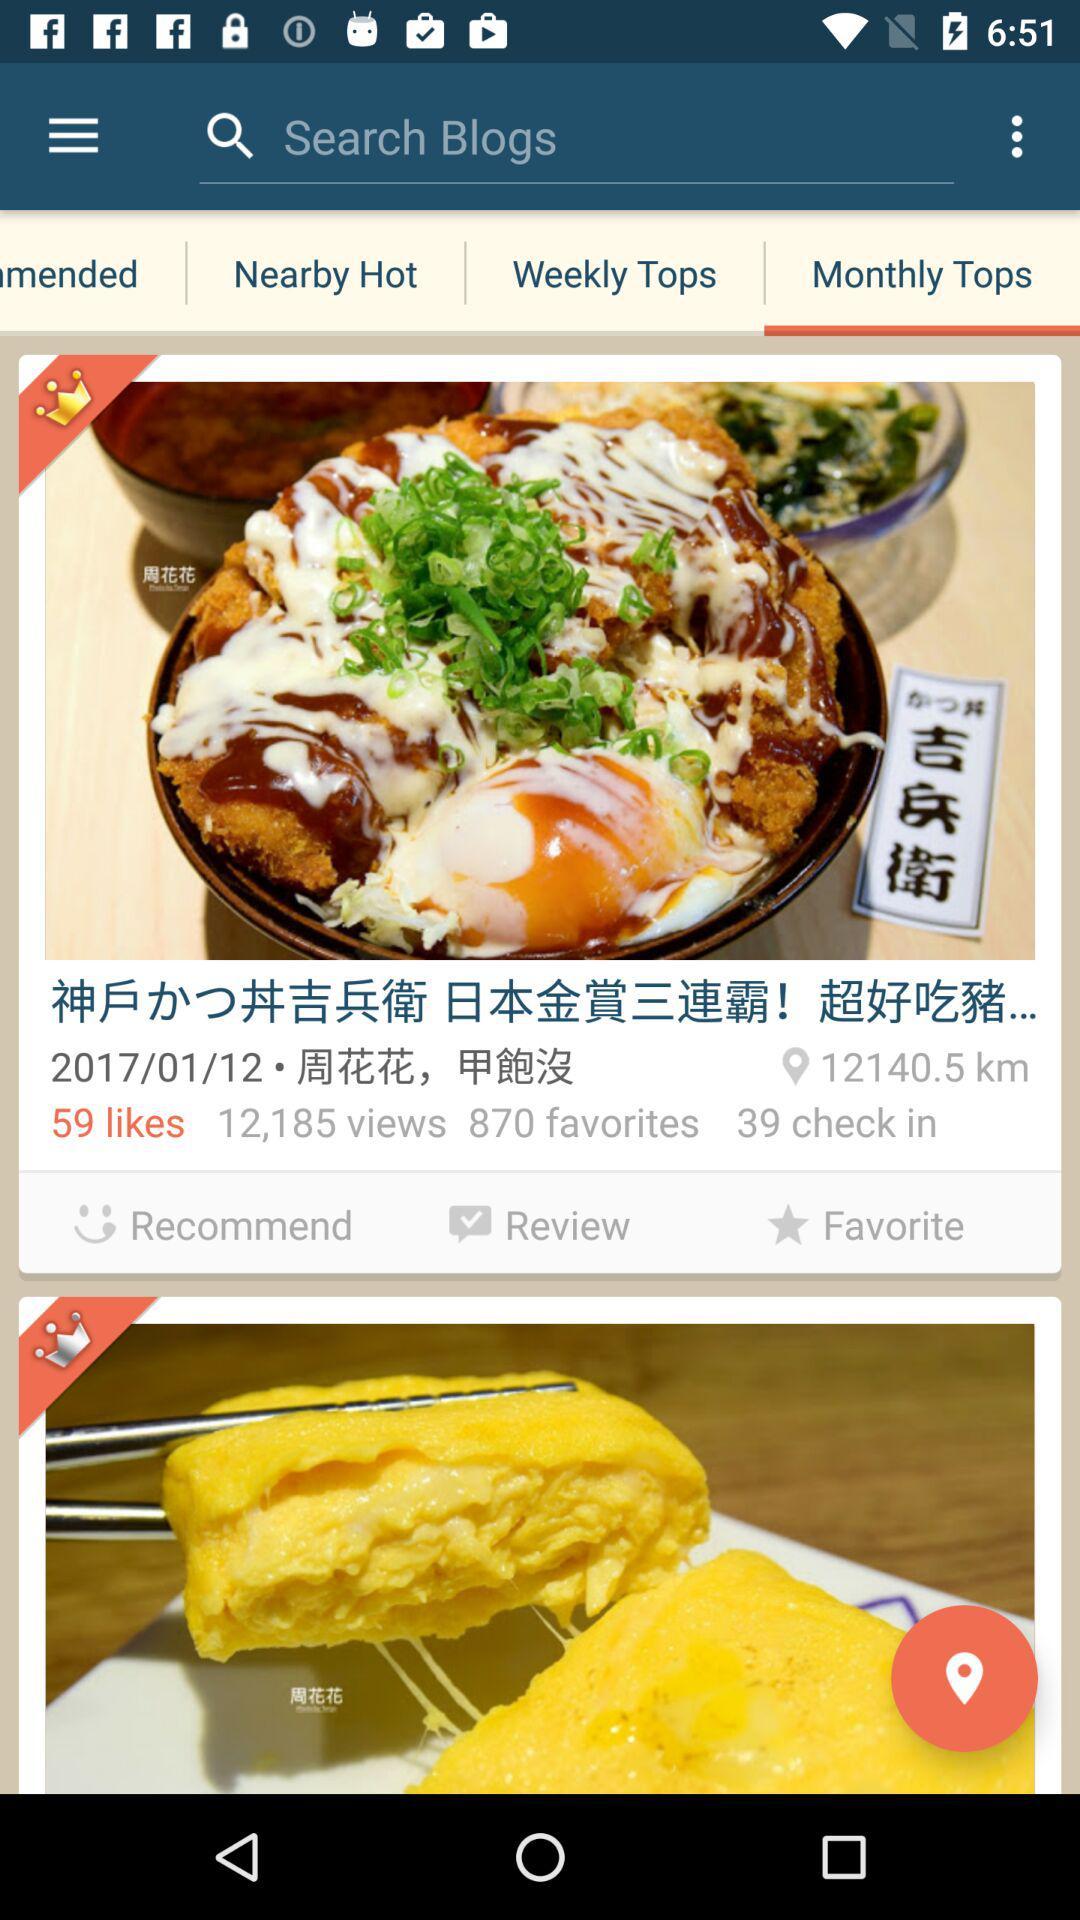  I want to click on icon to the left of the 39 check in, so click(540, 1218).